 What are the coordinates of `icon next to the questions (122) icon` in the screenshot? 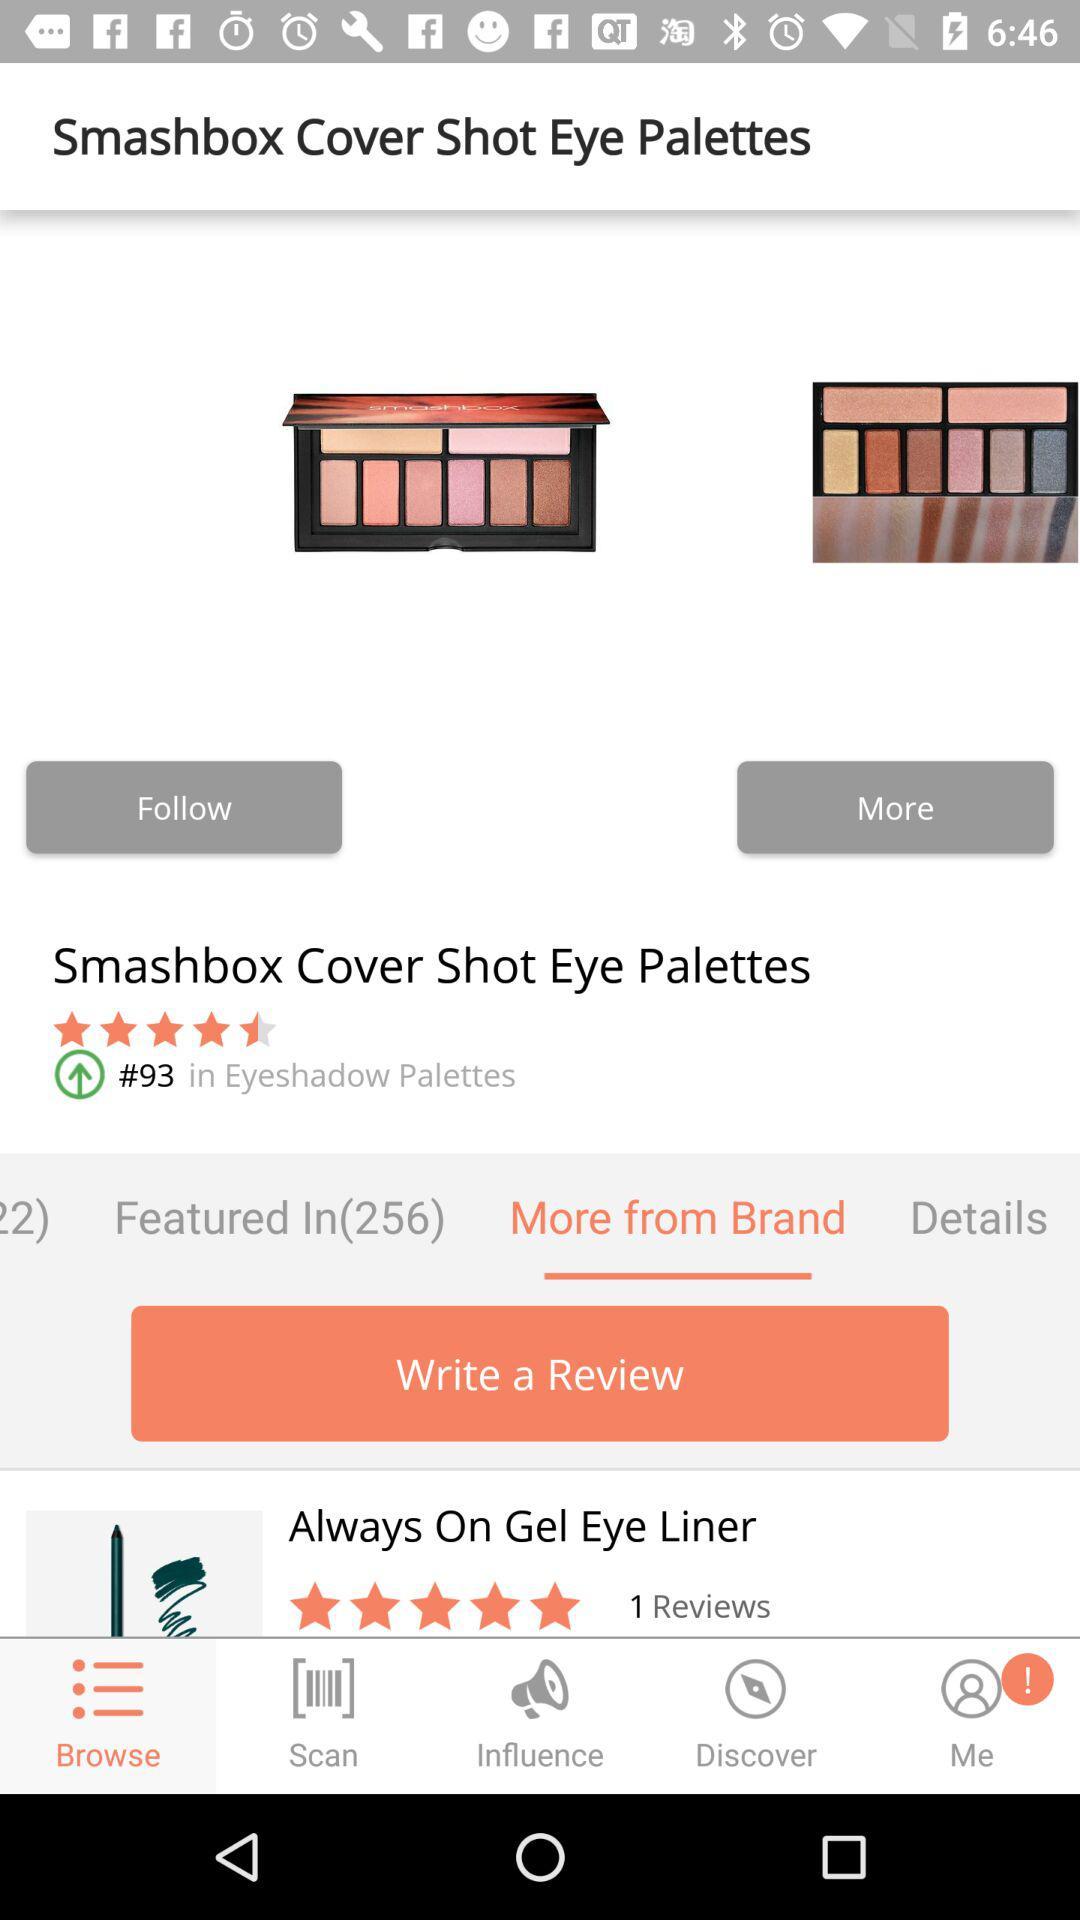 It's located at (280, 1215).